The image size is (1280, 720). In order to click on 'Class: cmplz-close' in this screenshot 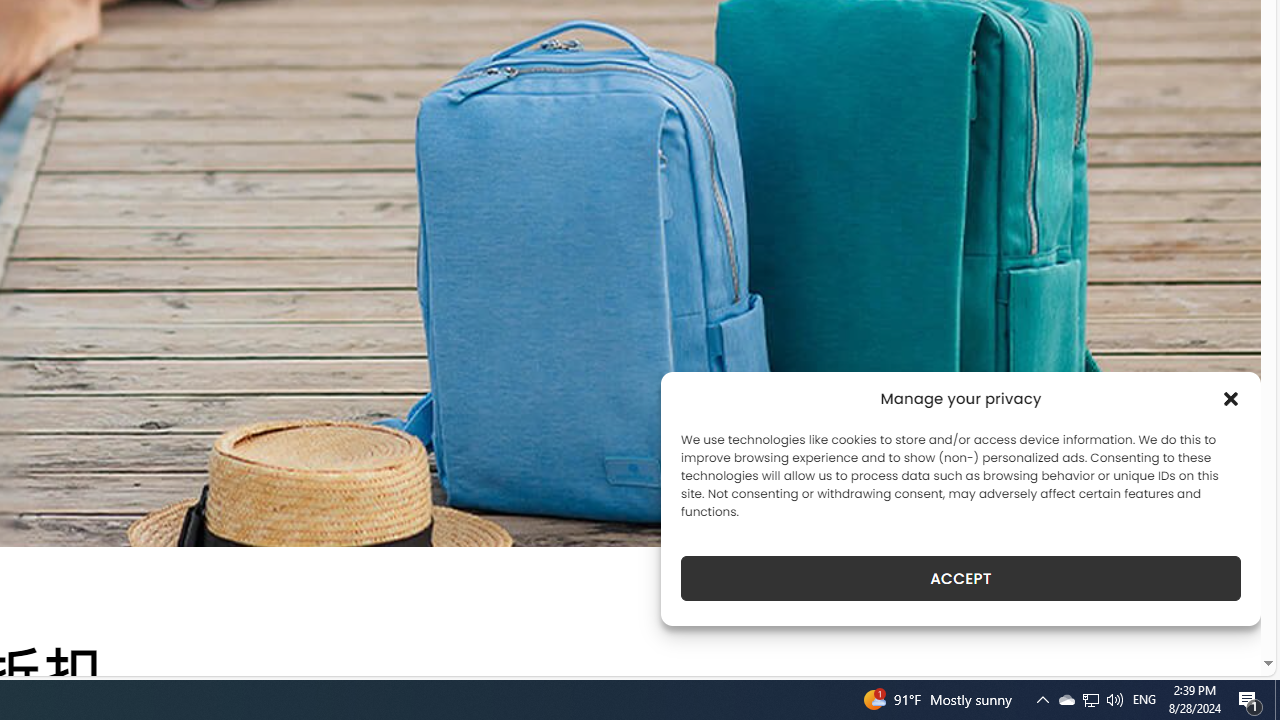, I will do `click(1230, 398)`.